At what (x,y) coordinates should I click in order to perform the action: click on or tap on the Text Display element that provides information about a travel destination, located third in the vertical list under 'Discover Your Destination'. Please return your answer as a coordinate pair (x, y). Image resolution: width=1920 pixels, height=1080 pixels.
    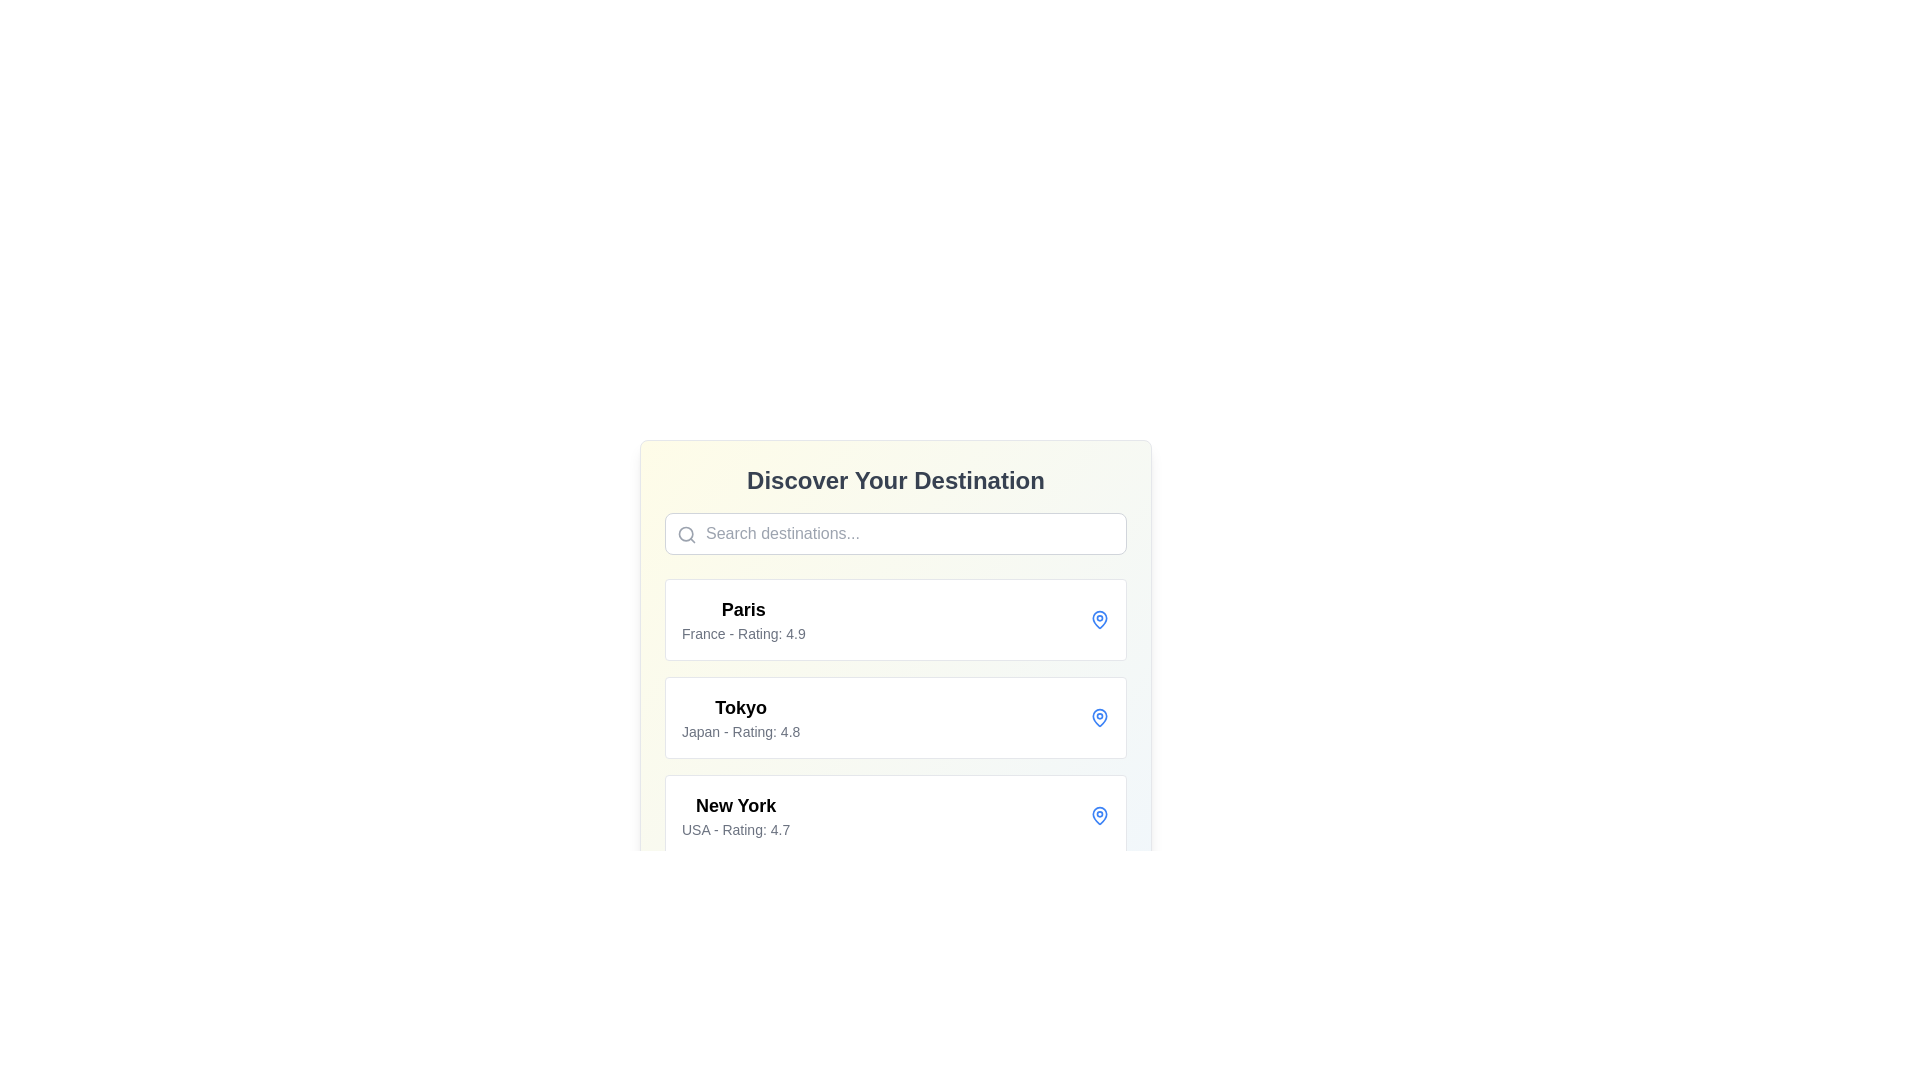
    Looking at the image, I should click on (735, 816).